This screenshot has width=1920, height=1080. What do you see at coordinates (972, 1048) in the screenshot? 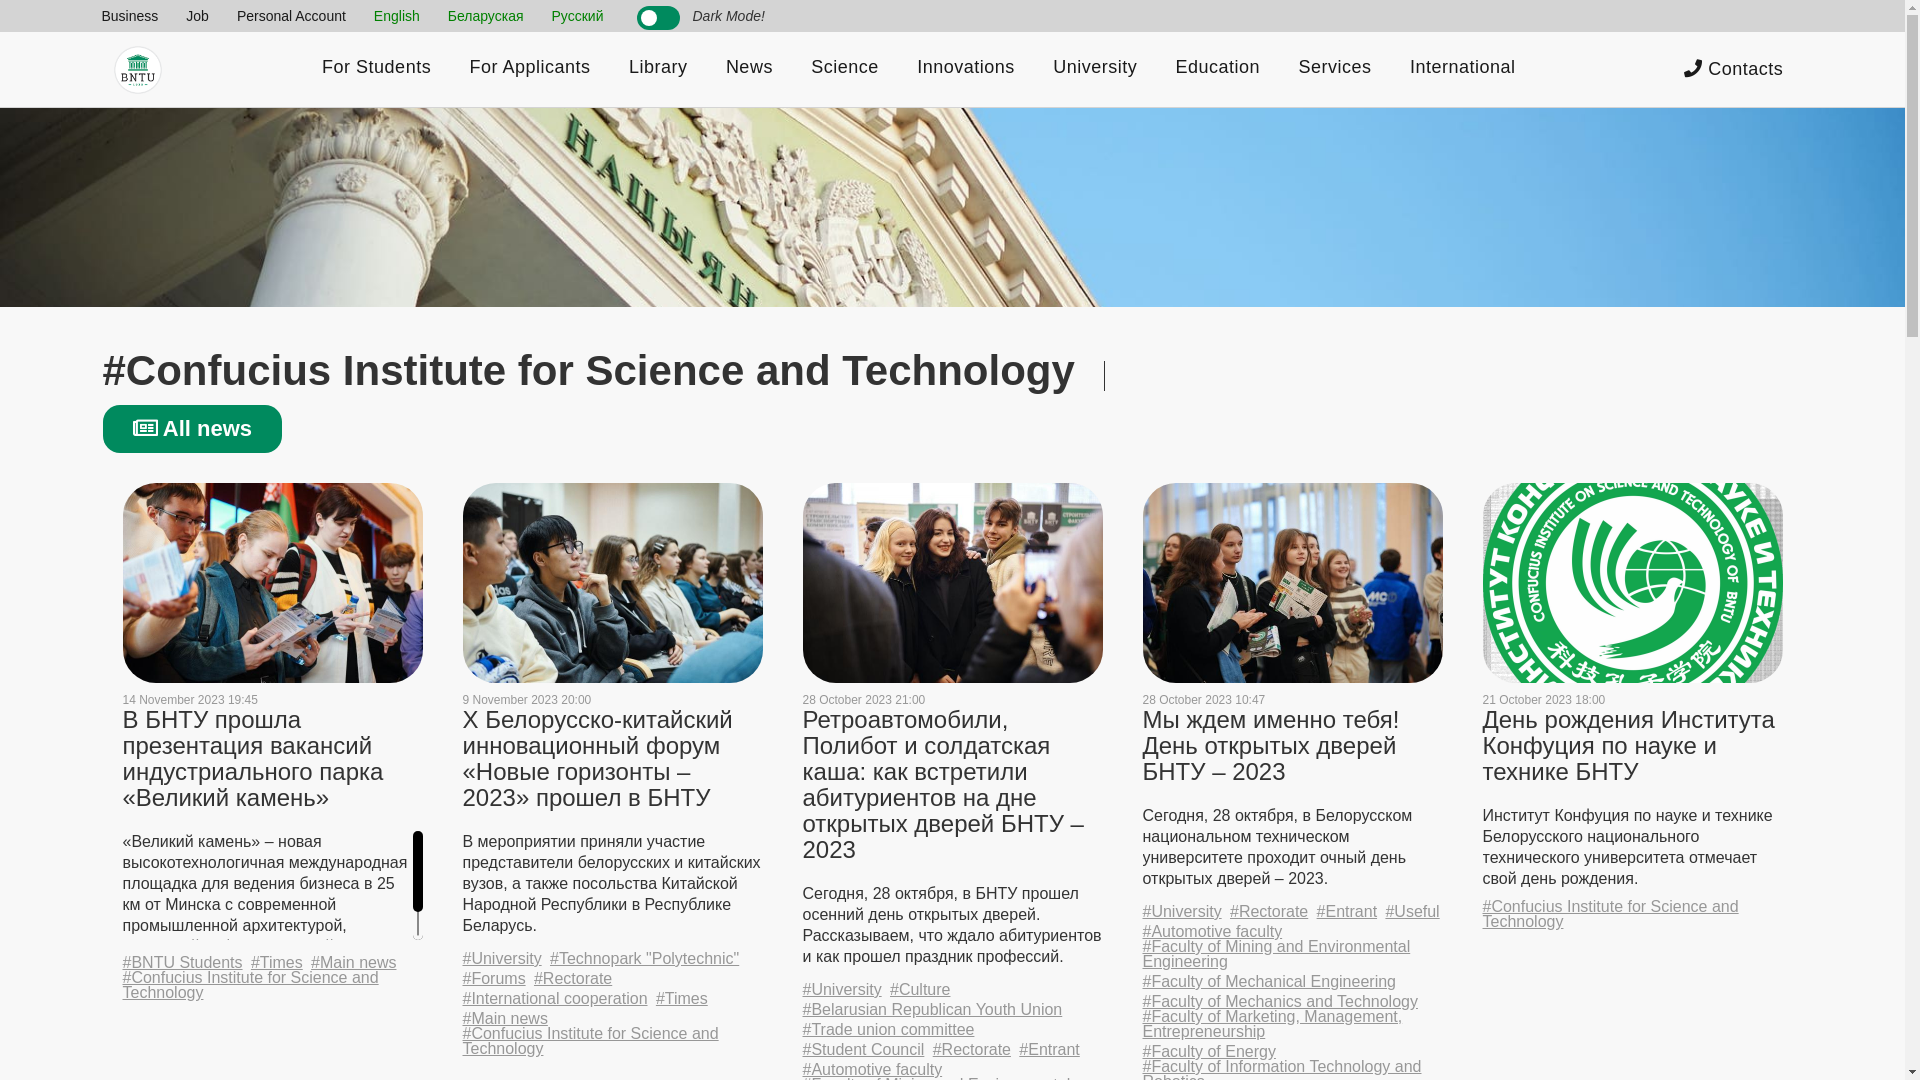
I see `'#Rectorate'` at bounding box center [972, 1048].